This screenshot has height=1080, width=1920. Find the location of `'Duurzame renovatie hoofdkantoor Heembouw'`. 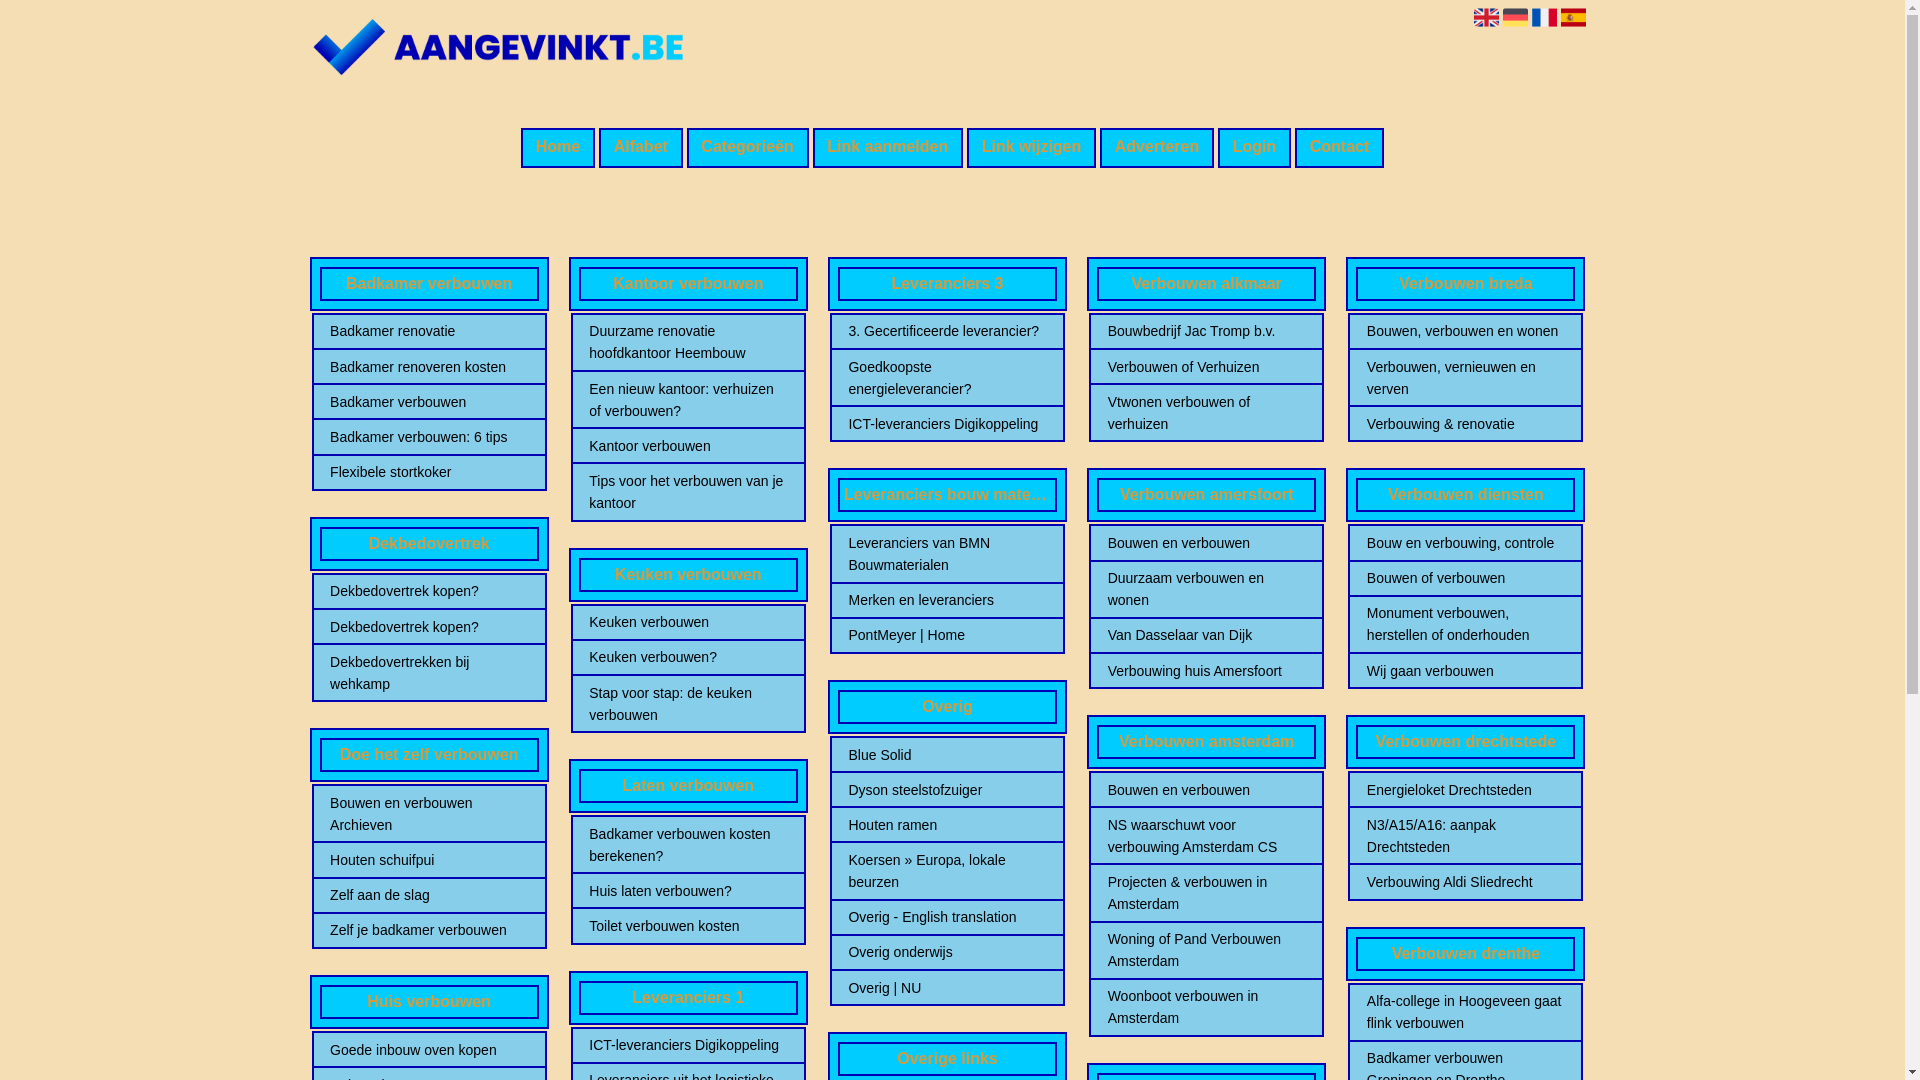

'Duurzame renovatie hoofdkantoor Heembouw' is located at coordinates (687, 341).